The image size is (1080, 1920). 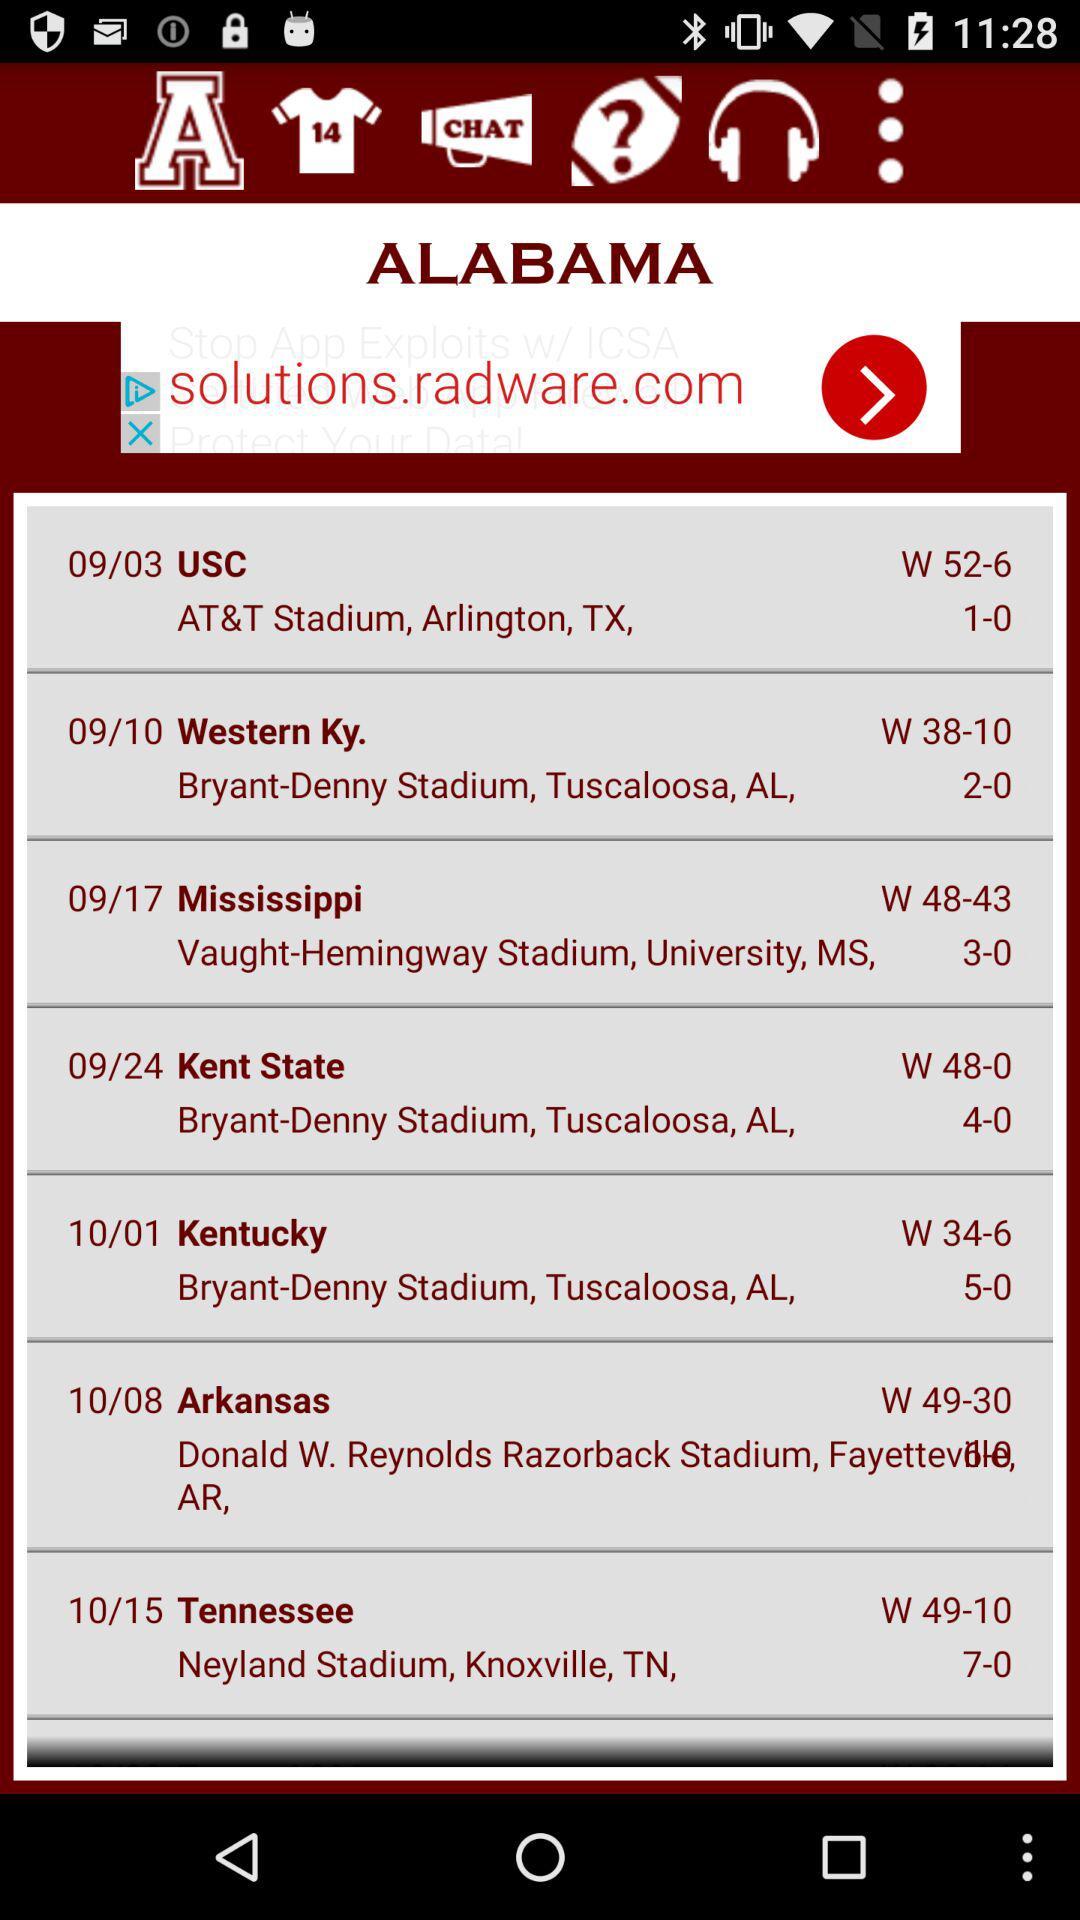 I want to click on the help icon, so click(x=625, y=138).